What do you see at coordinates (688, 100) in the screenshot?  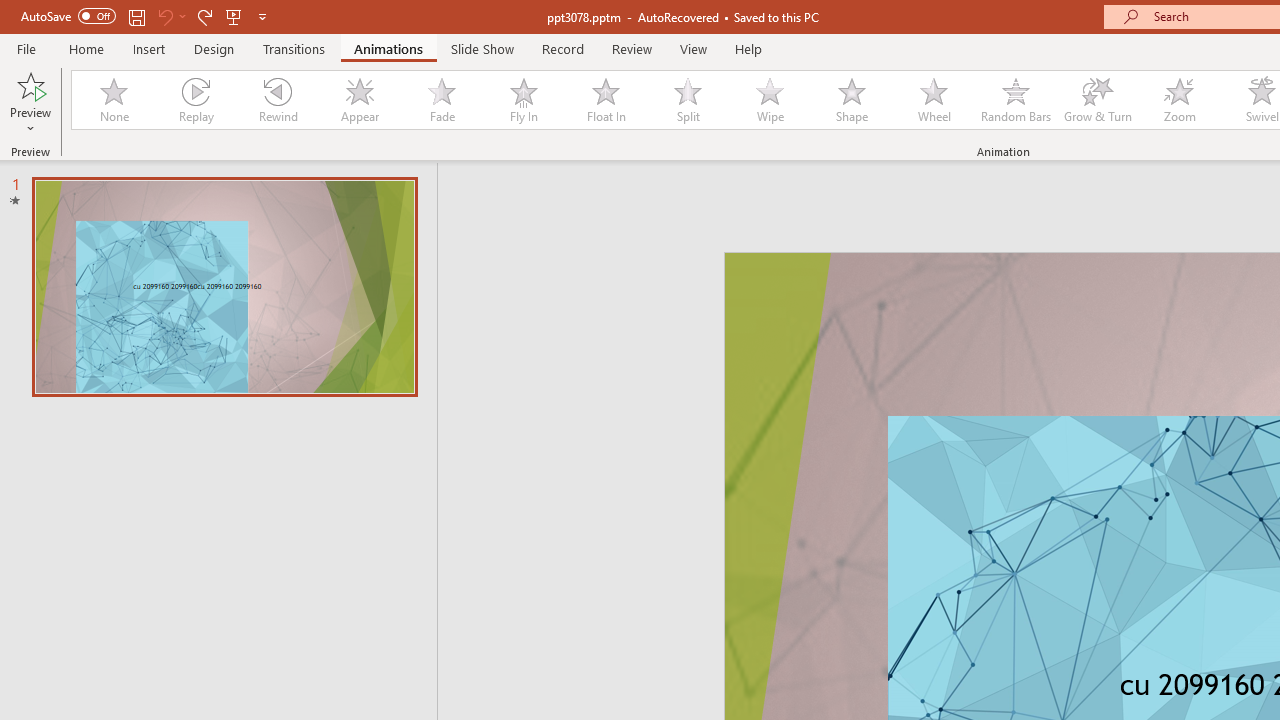 I see `'Split'` at bounding box center [688, 100].